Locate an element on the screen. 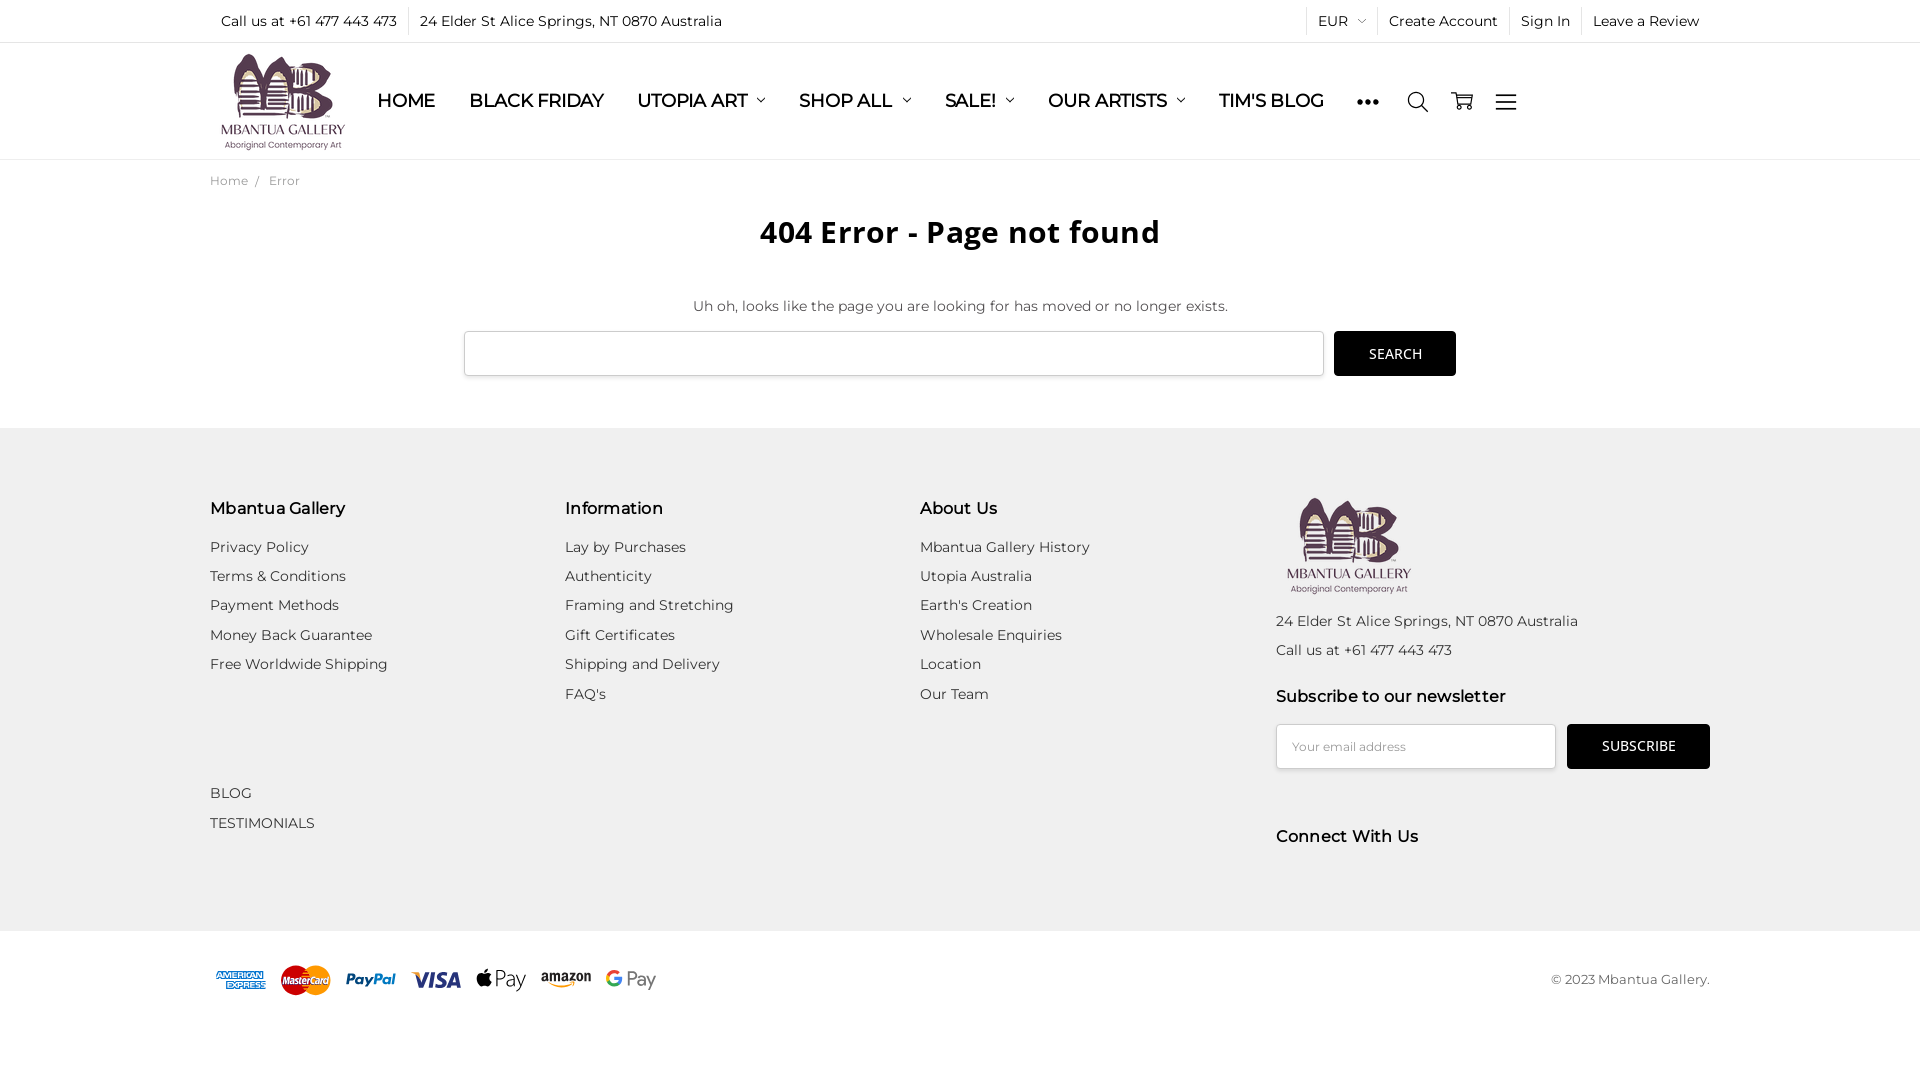 The image size is (1920, 1080). 'SALE!' is located at coordinates (926, 100).